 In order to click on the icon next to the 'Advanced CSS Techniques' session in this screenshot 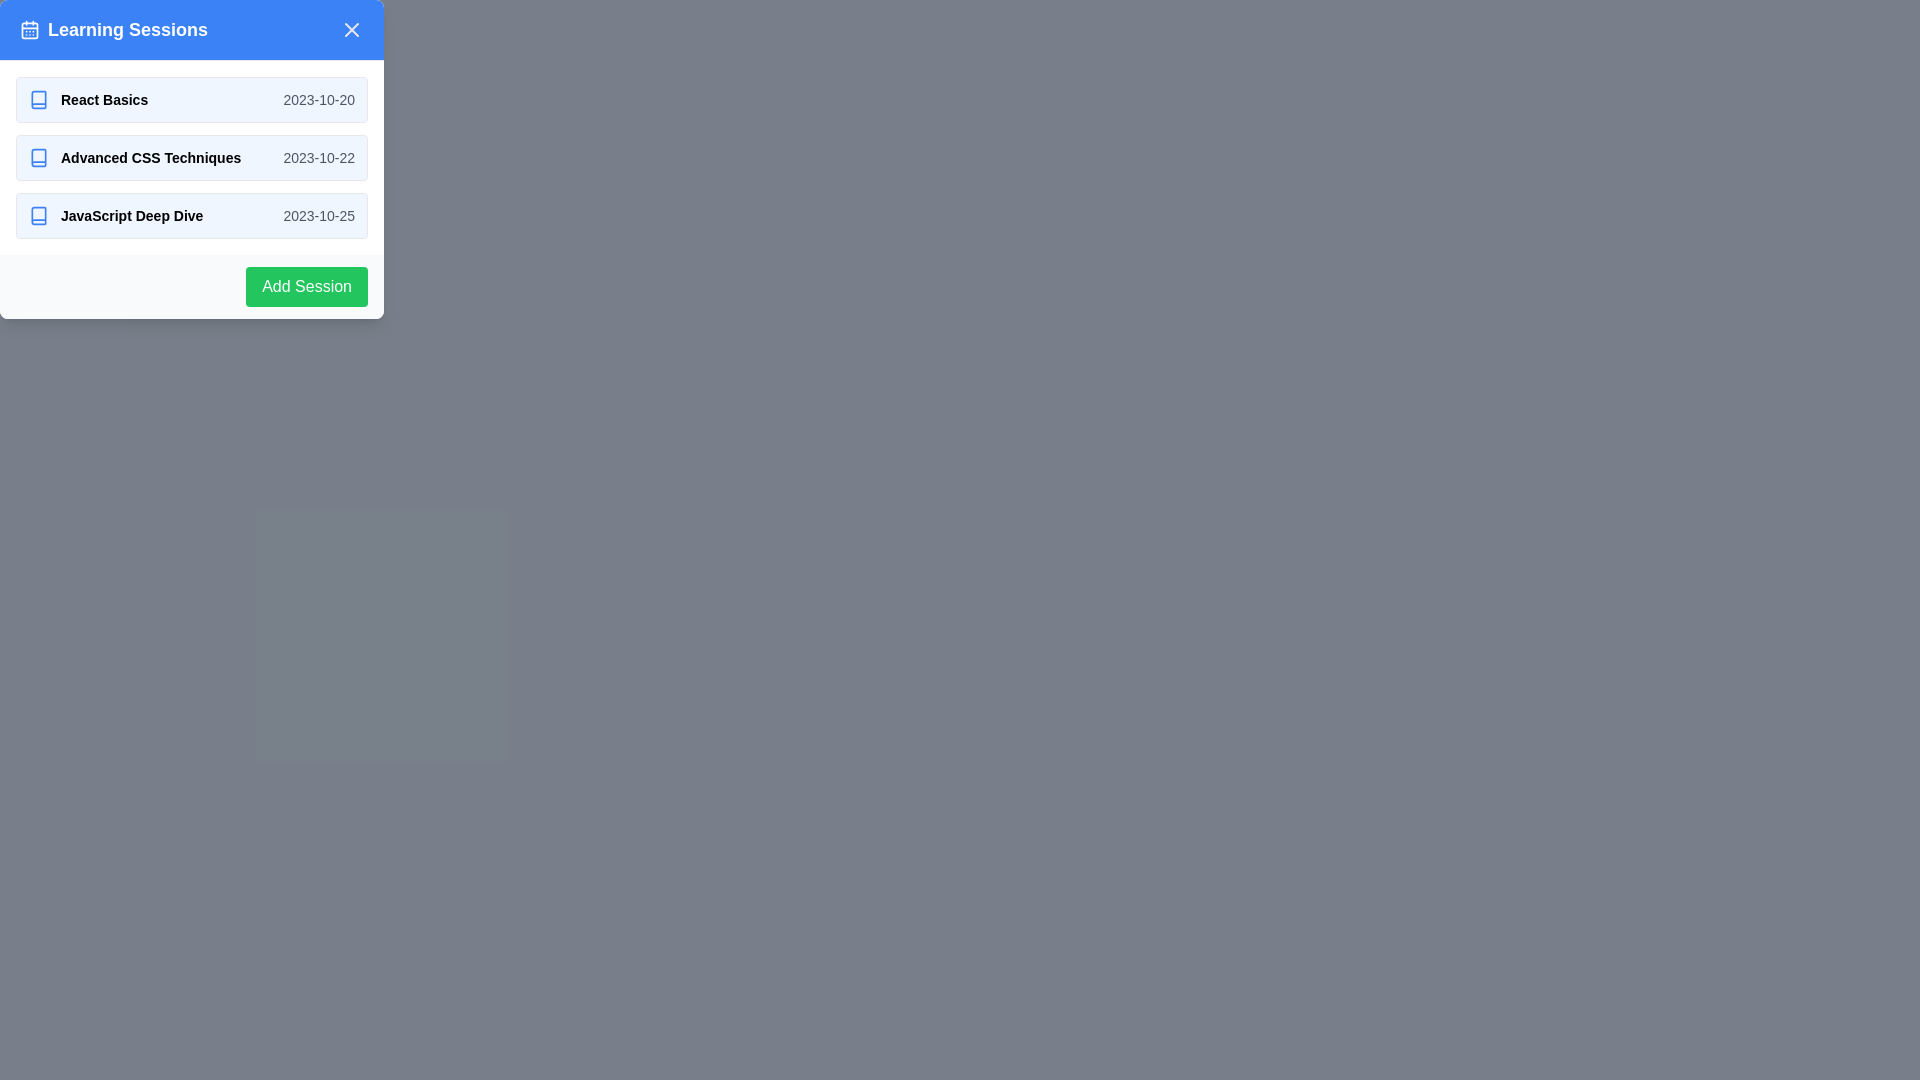, I will do `click(38, 157)`.